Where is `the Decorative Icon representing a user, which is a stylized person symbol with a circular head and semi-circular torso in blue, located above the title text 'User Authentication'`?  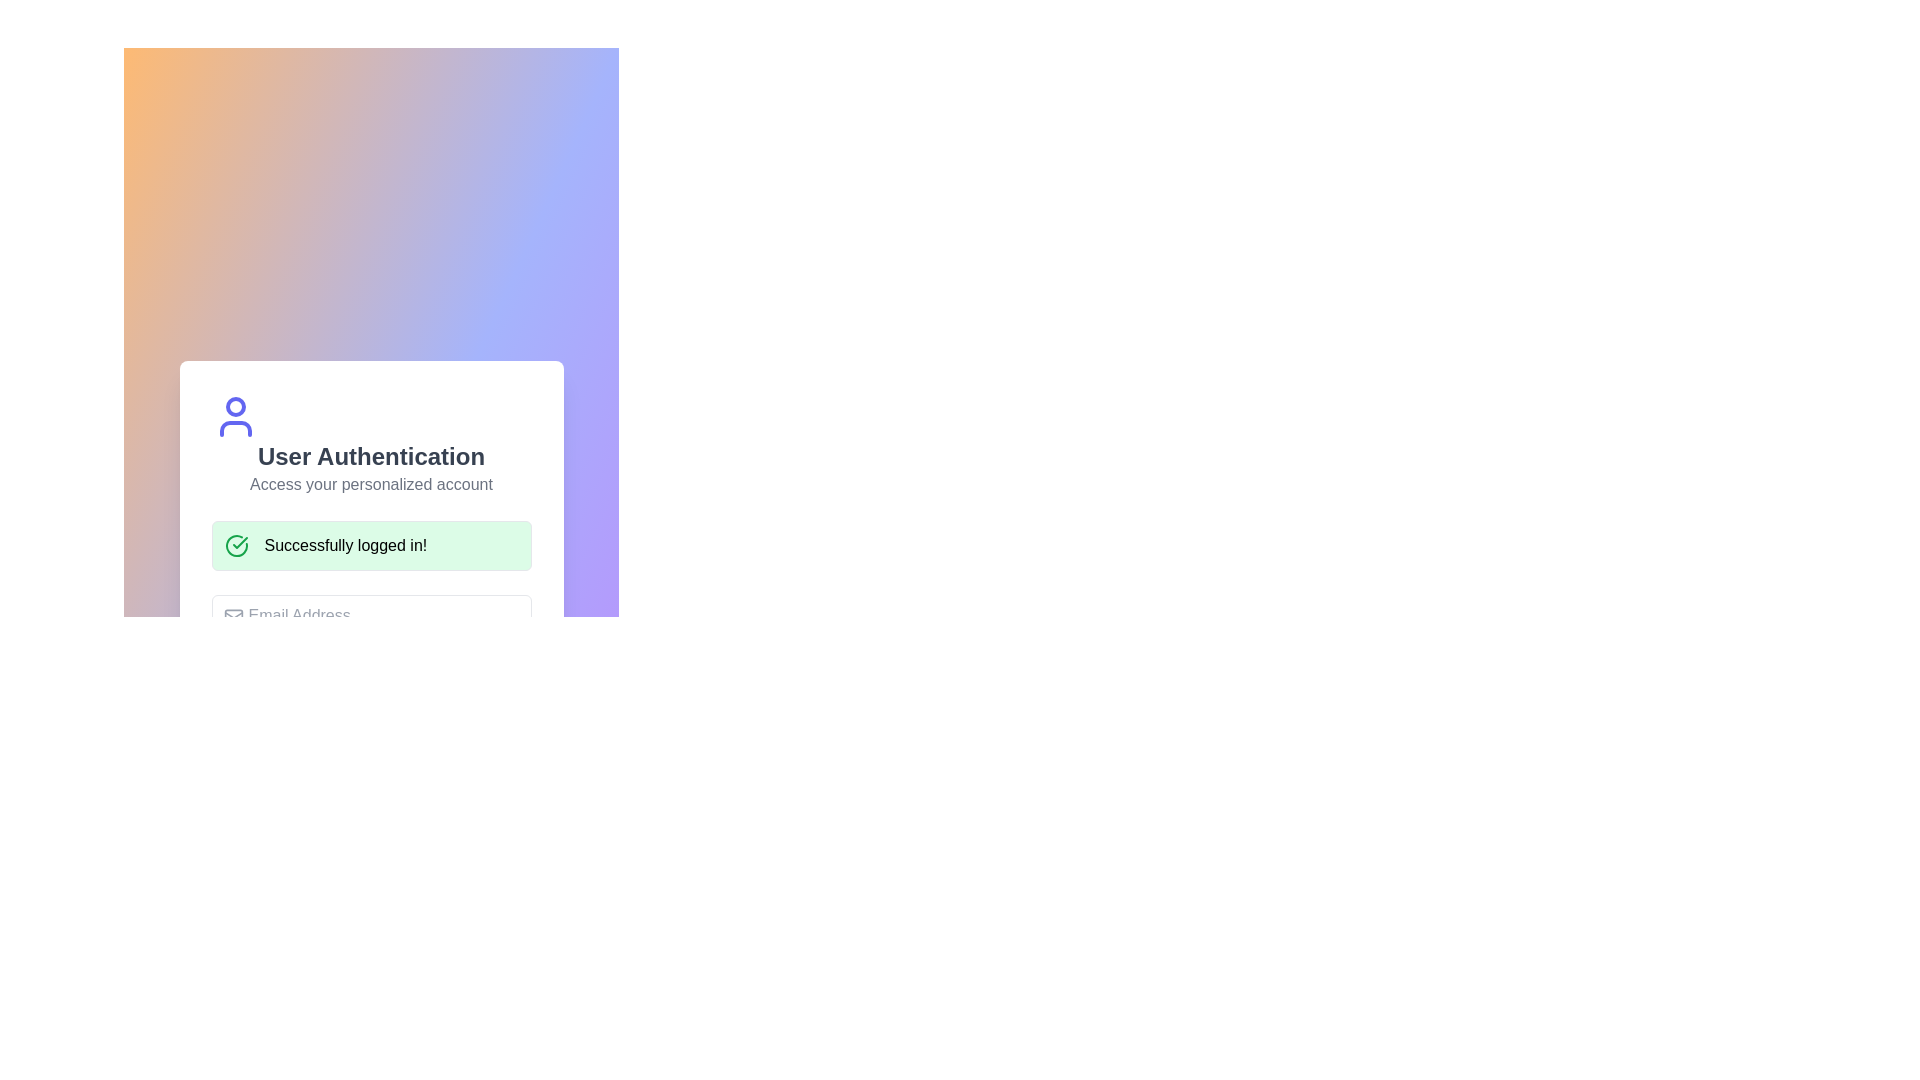
the Decorative Icon representing a user, which is a stylized person symbol with a circular head and semi-circular torso in blue, located above the title text 'User Authentication' is located at coordinates (235, 415).